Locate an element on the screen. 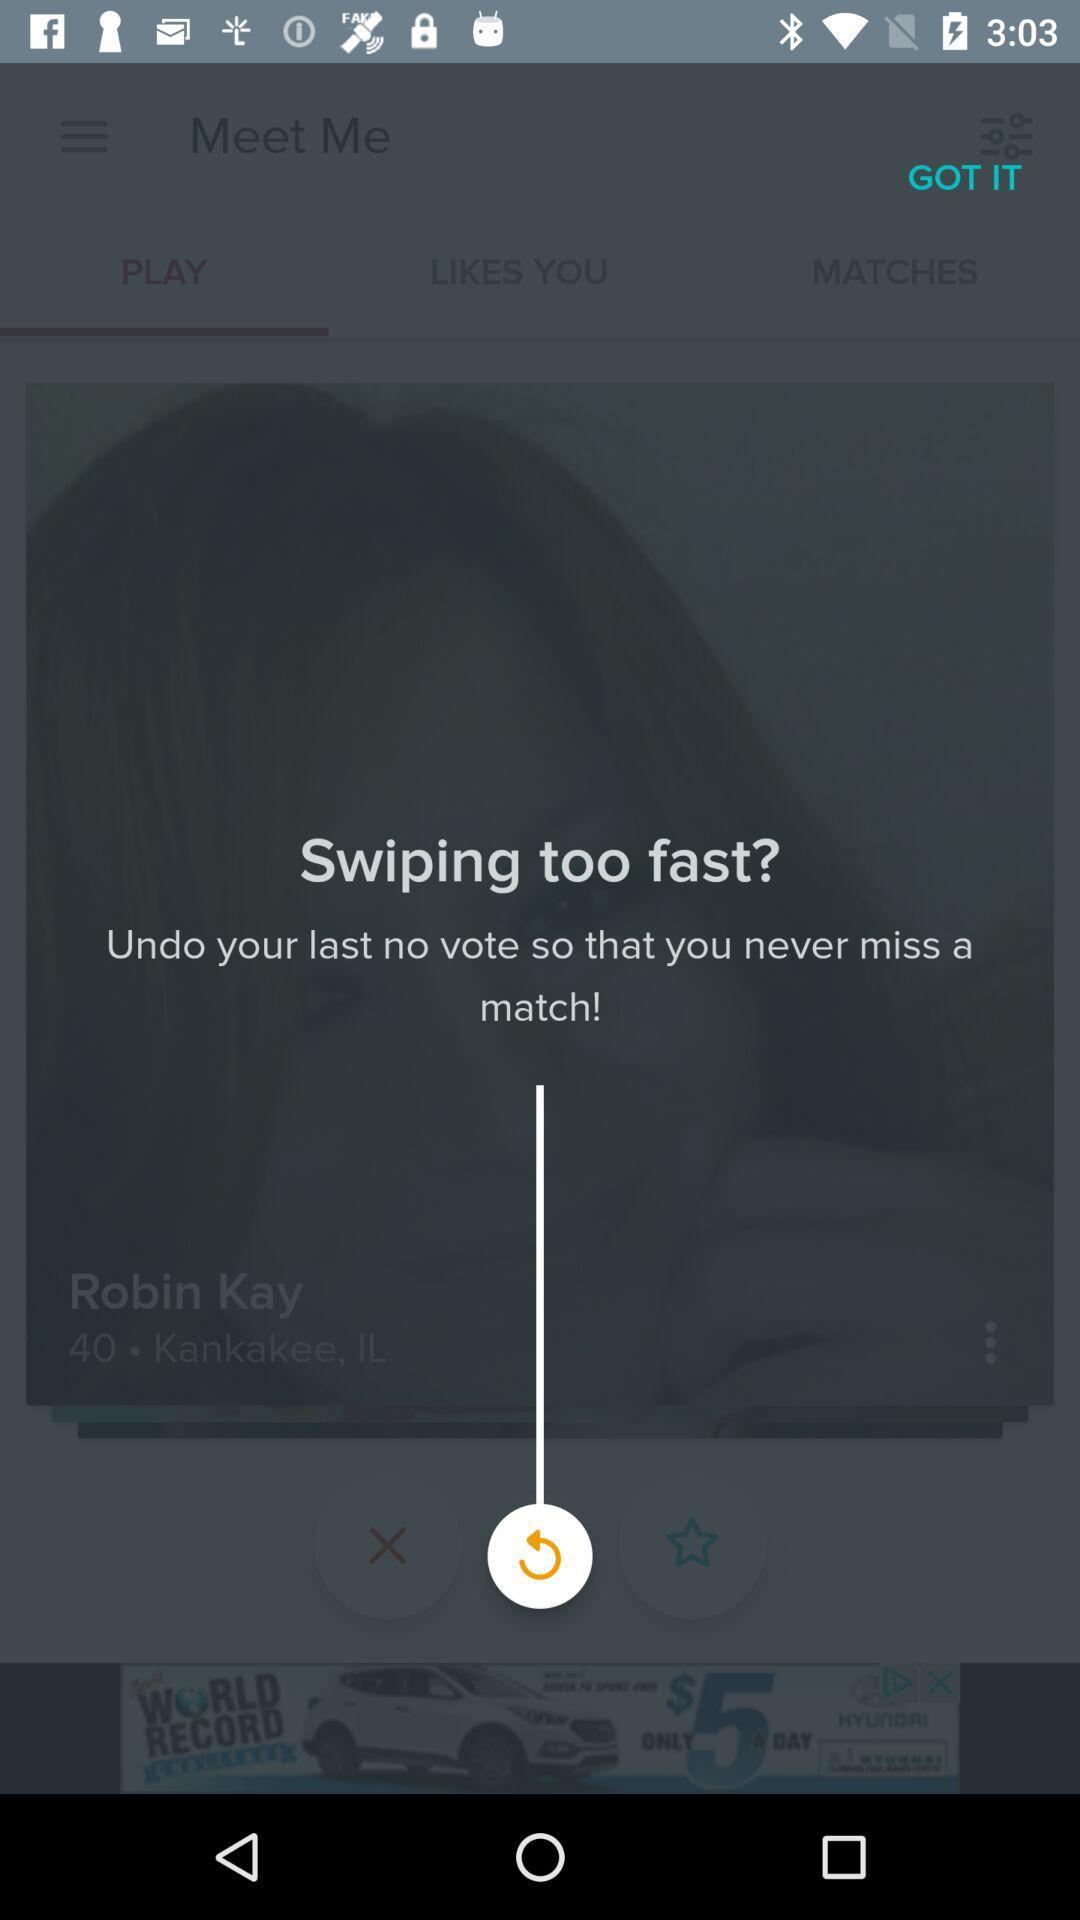  the undo icon is located at coordinates (540, 1544).